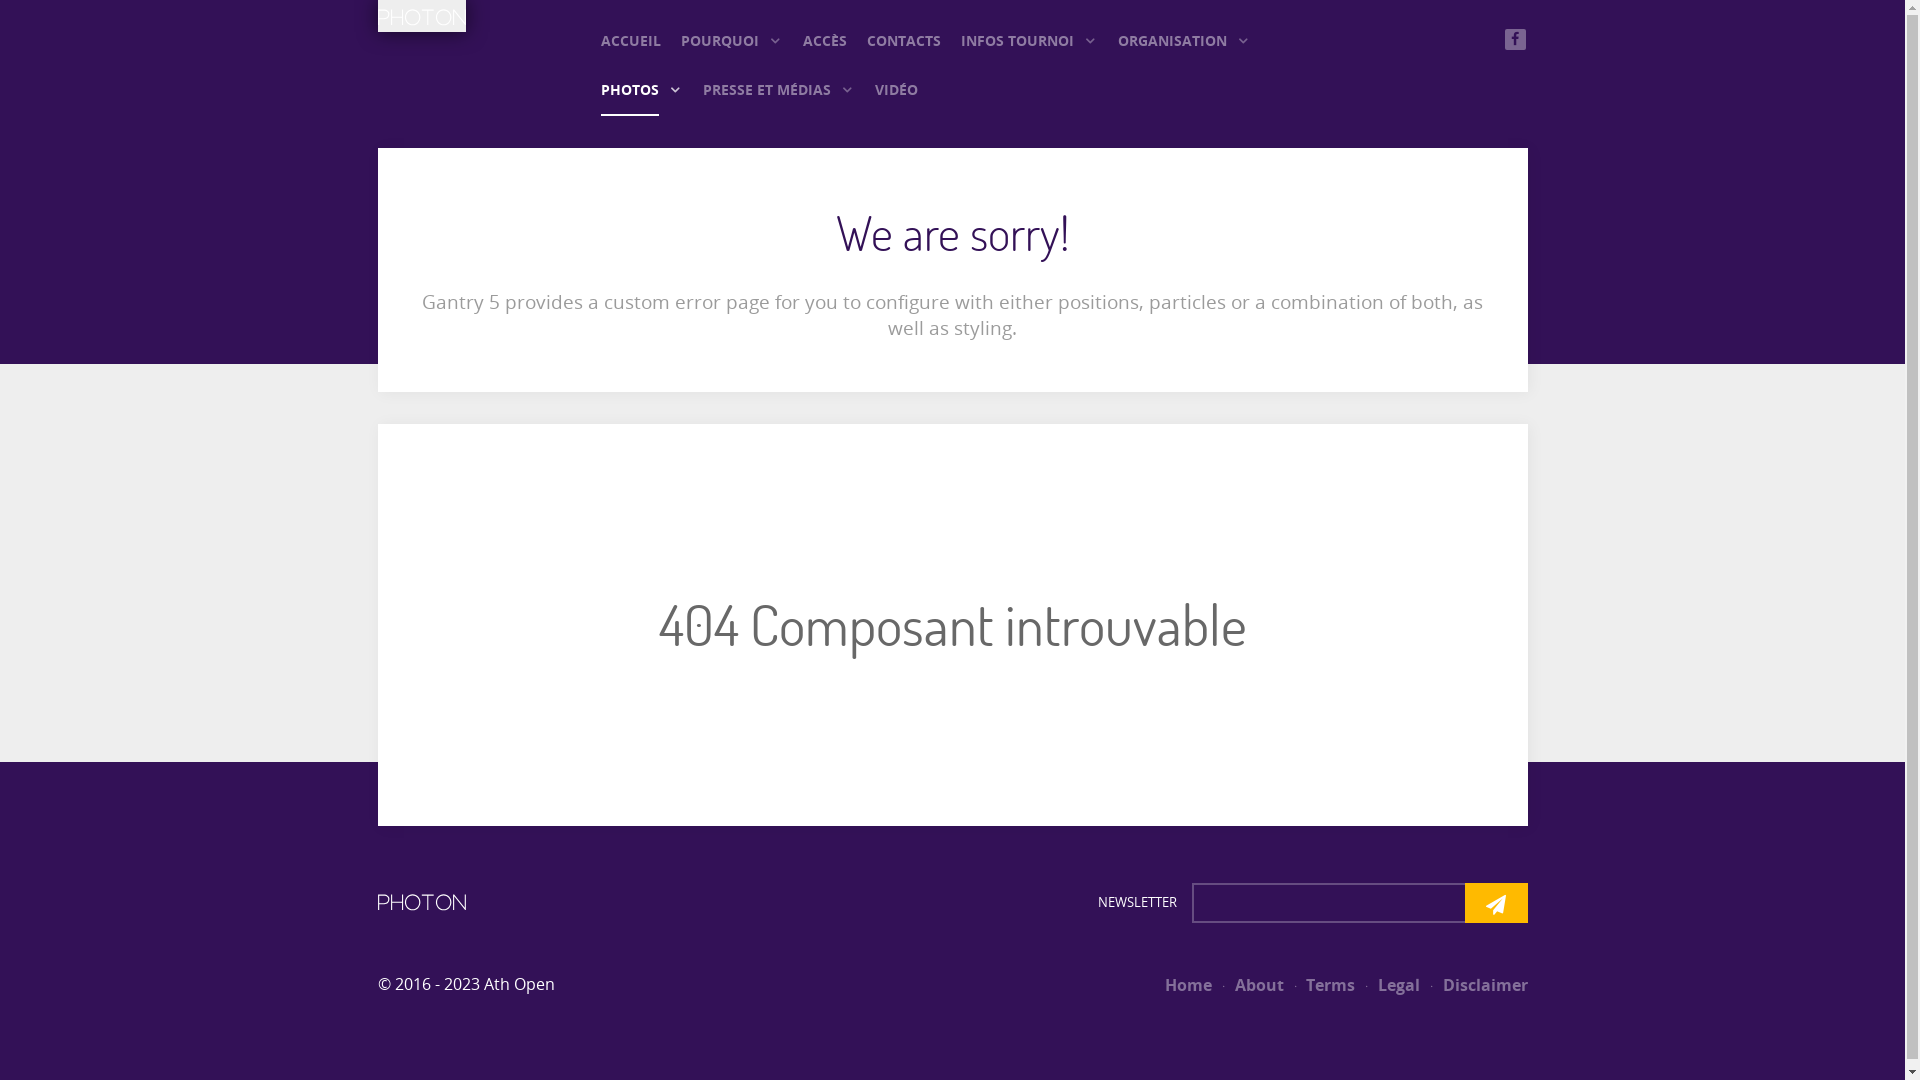  I want to click on 'Home', so click(1188, 983).